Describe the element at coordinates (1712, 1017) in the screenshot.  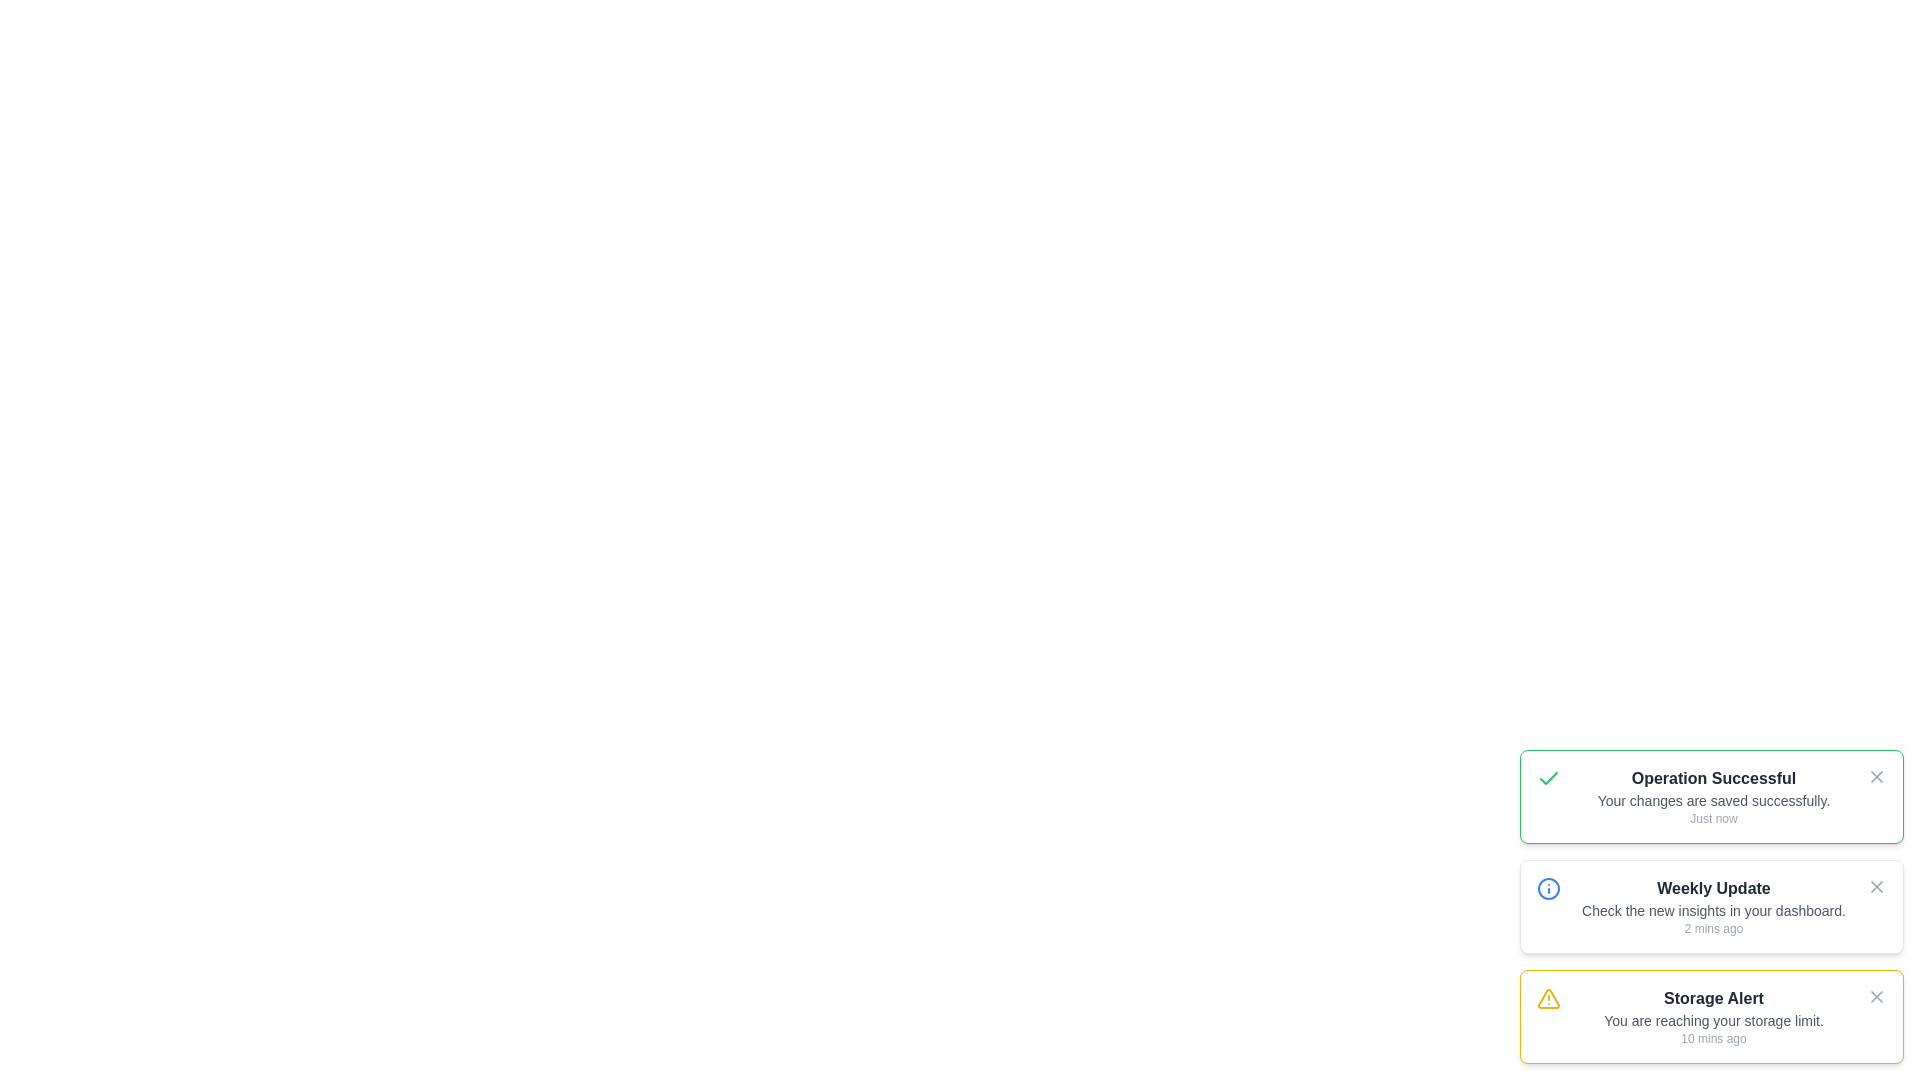
I see `the alert Text Block that notifies the user about approaching storage limits, which is located at the bottom of the notification list with a yellow border` at that location.